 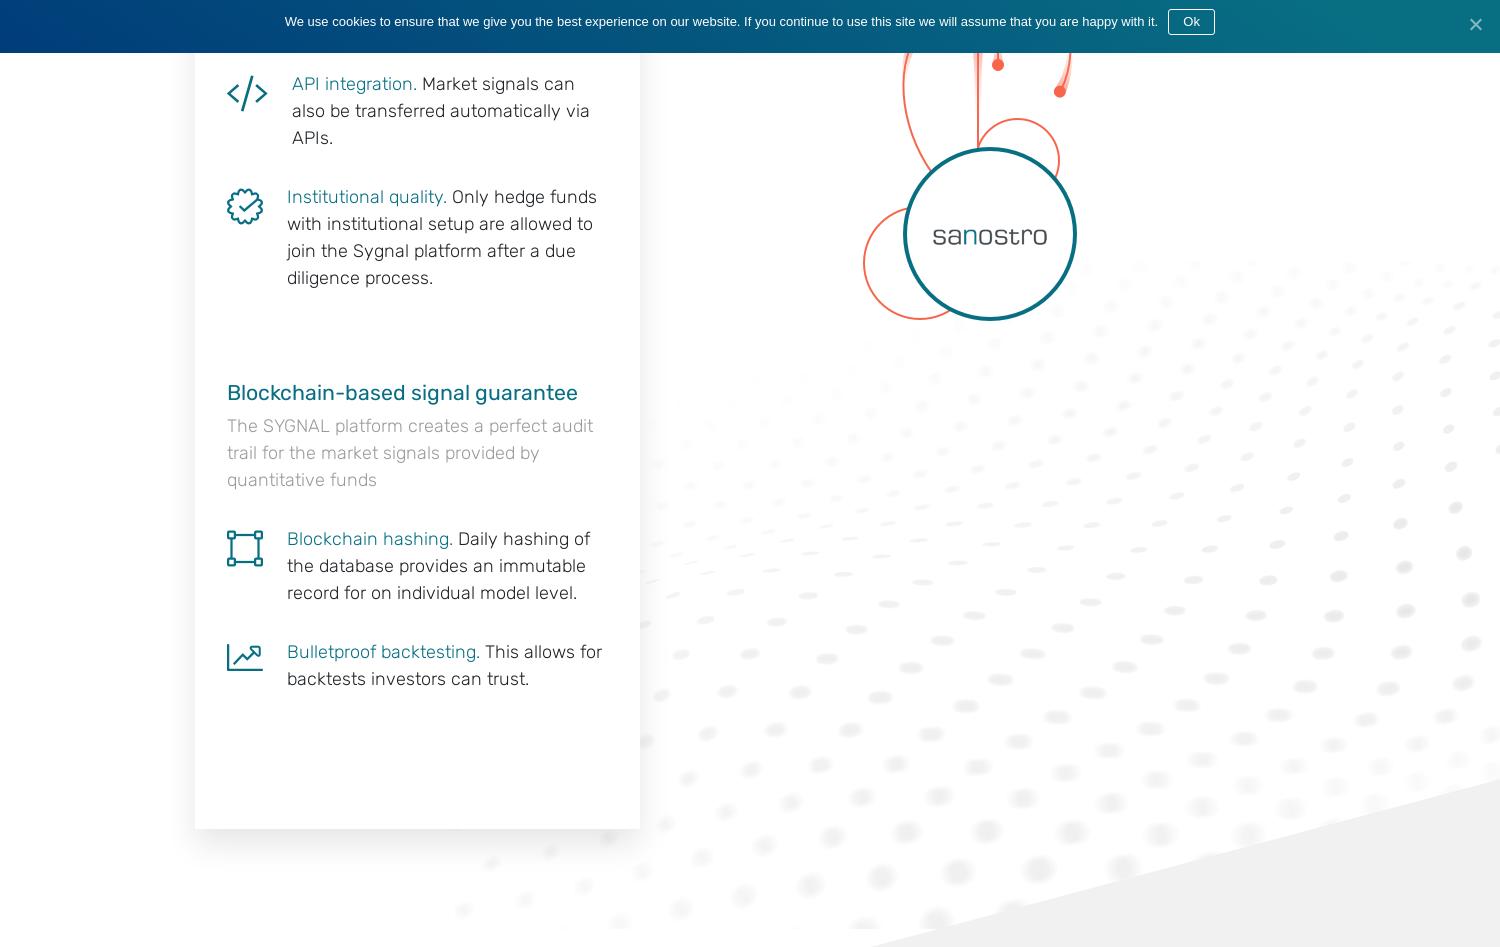 What do you see at coordinates (1190, 21) in the screenshot?
I see `'Ok'` at bounding box center [1190, 21].